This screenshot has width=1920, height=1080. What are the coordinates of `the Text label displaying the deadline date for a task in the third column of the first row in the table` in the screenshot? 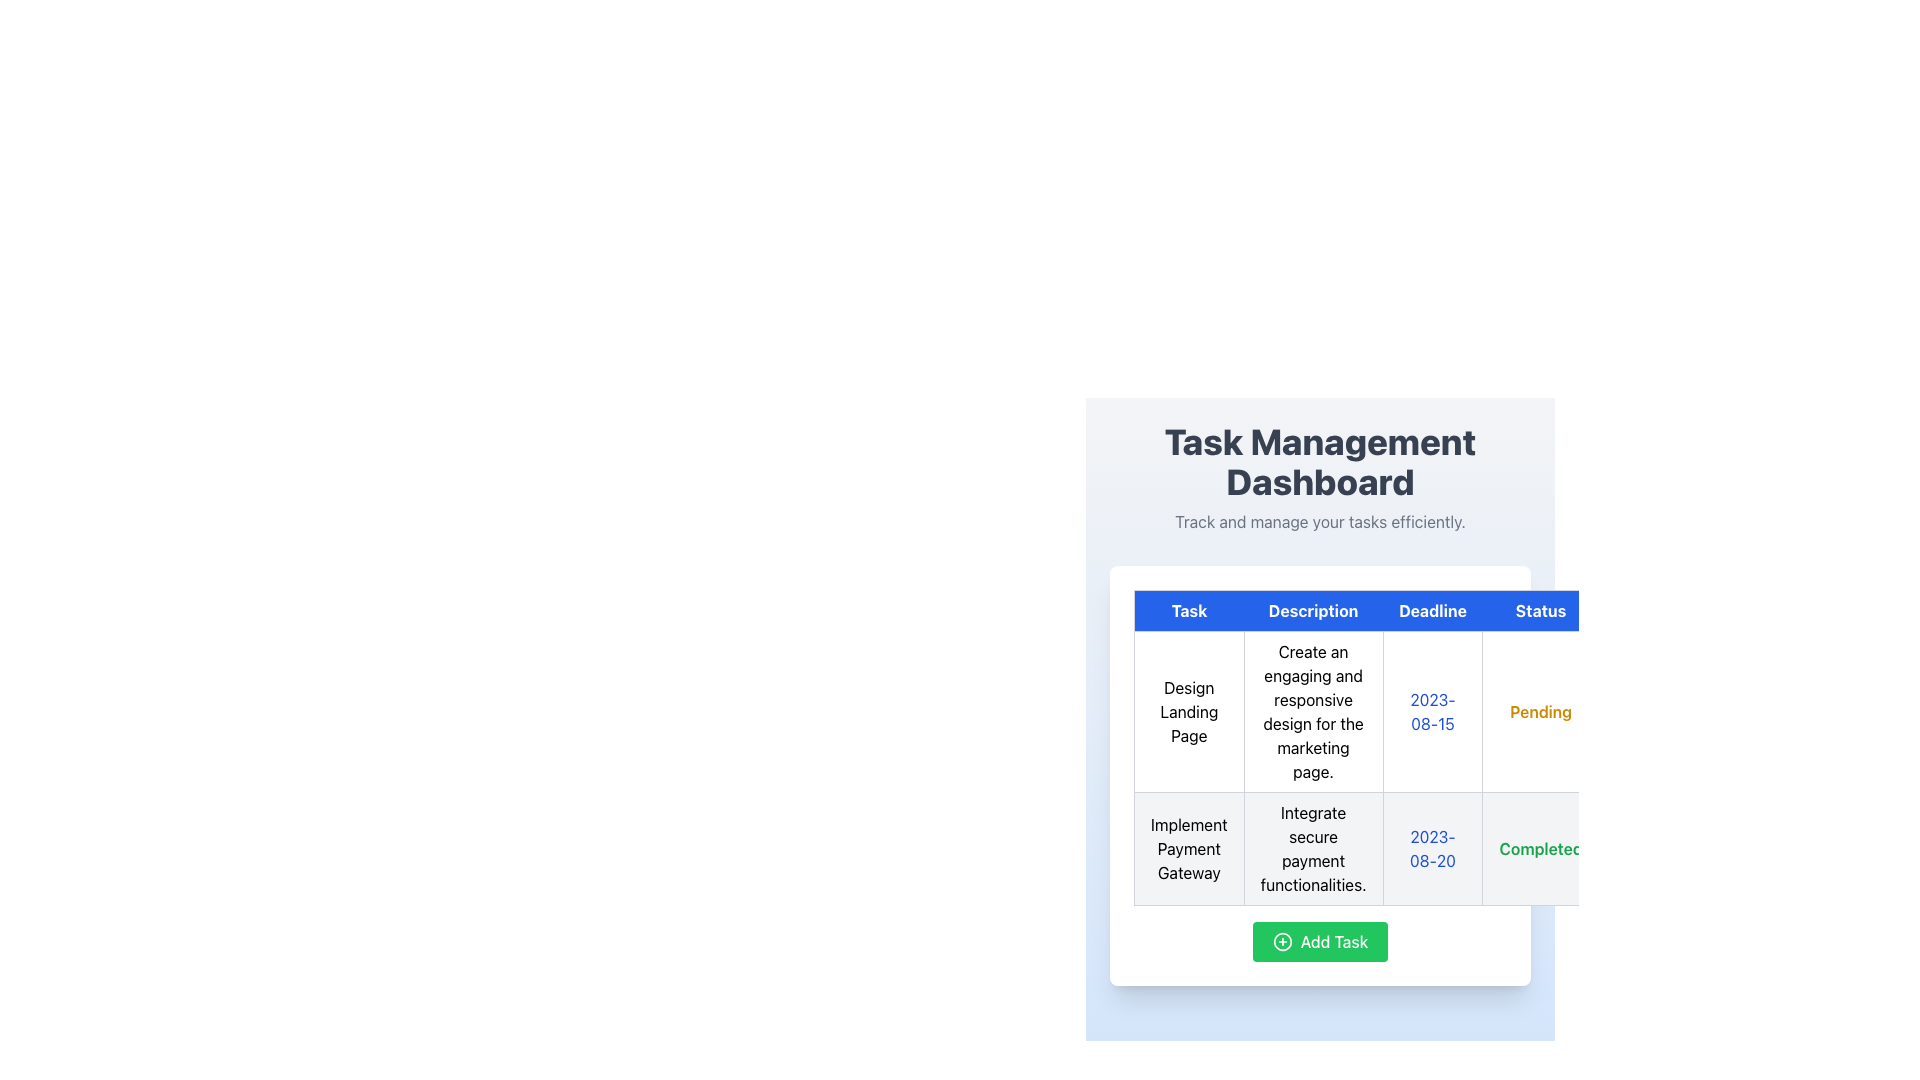 It's located at (1432, 711).